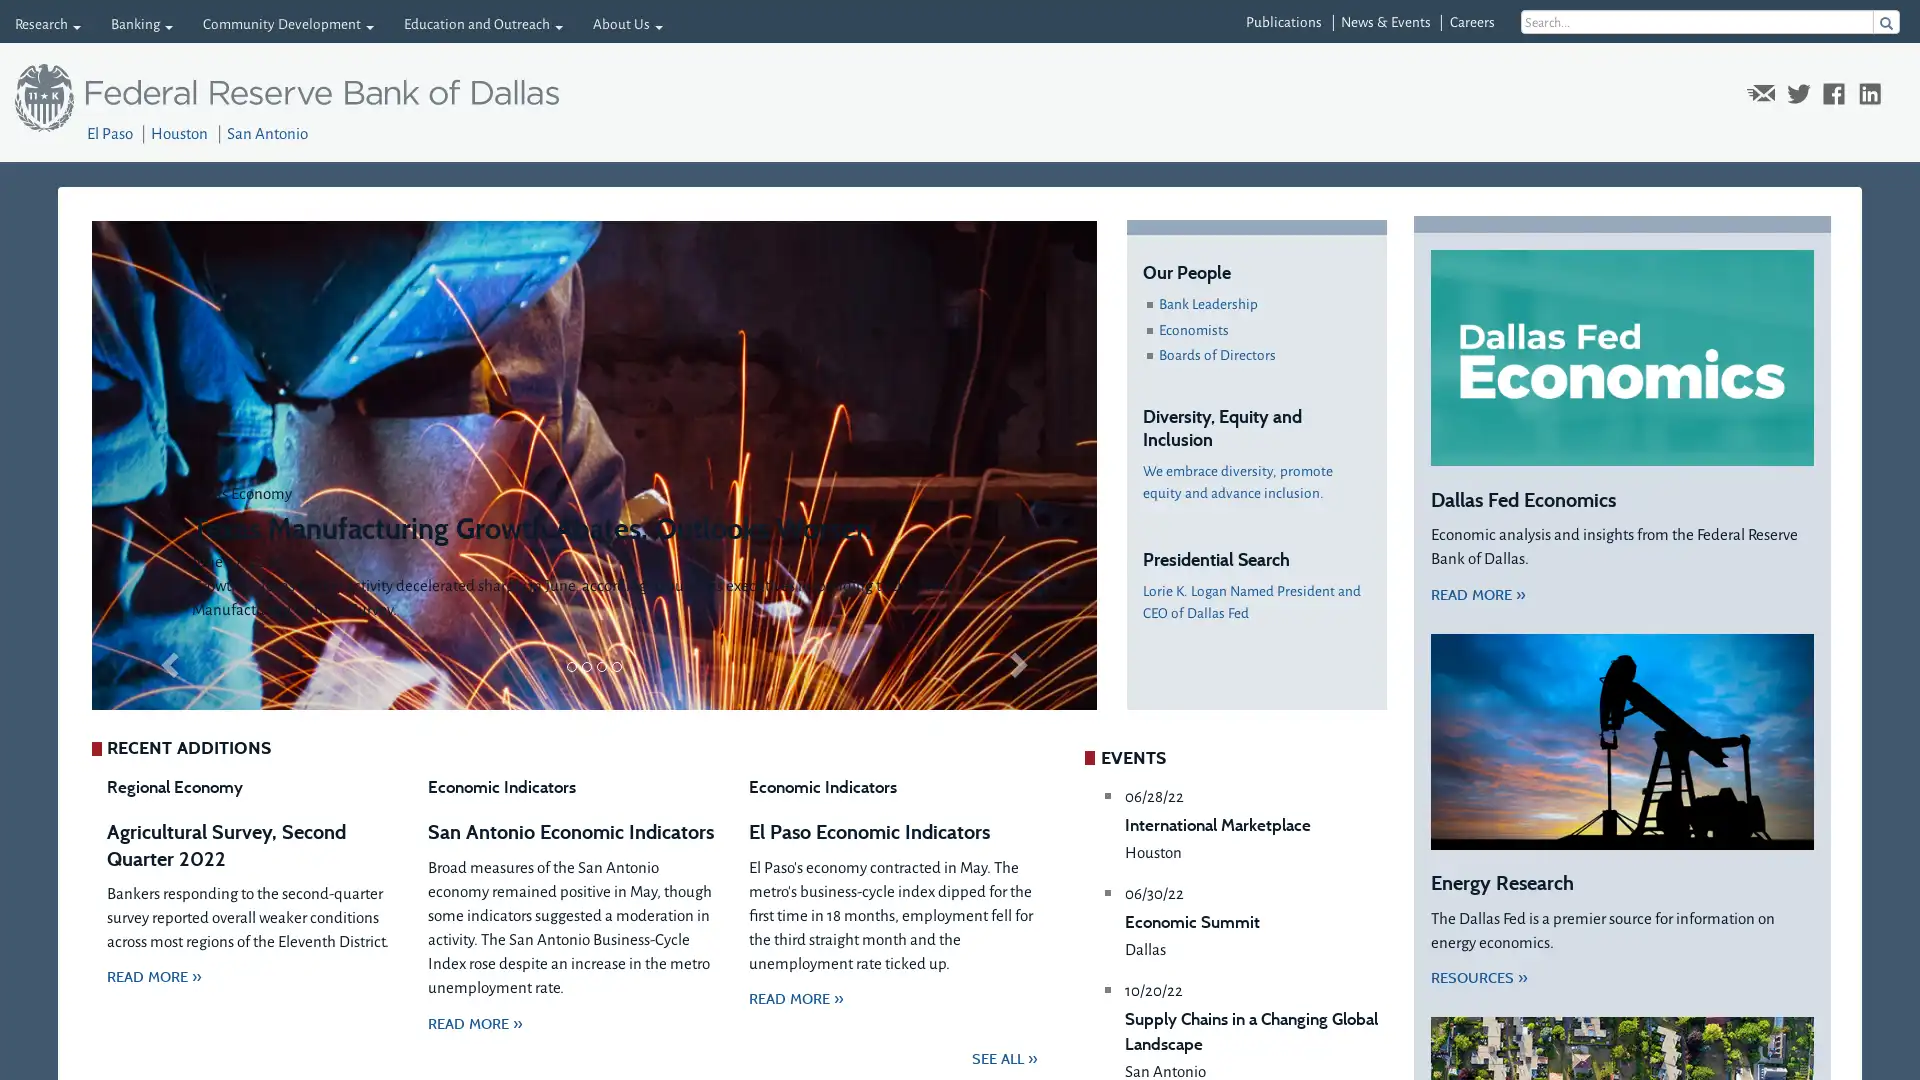  Describe the element at coordinates (166, 465) in the screenshot. I see `Previous` at that location.